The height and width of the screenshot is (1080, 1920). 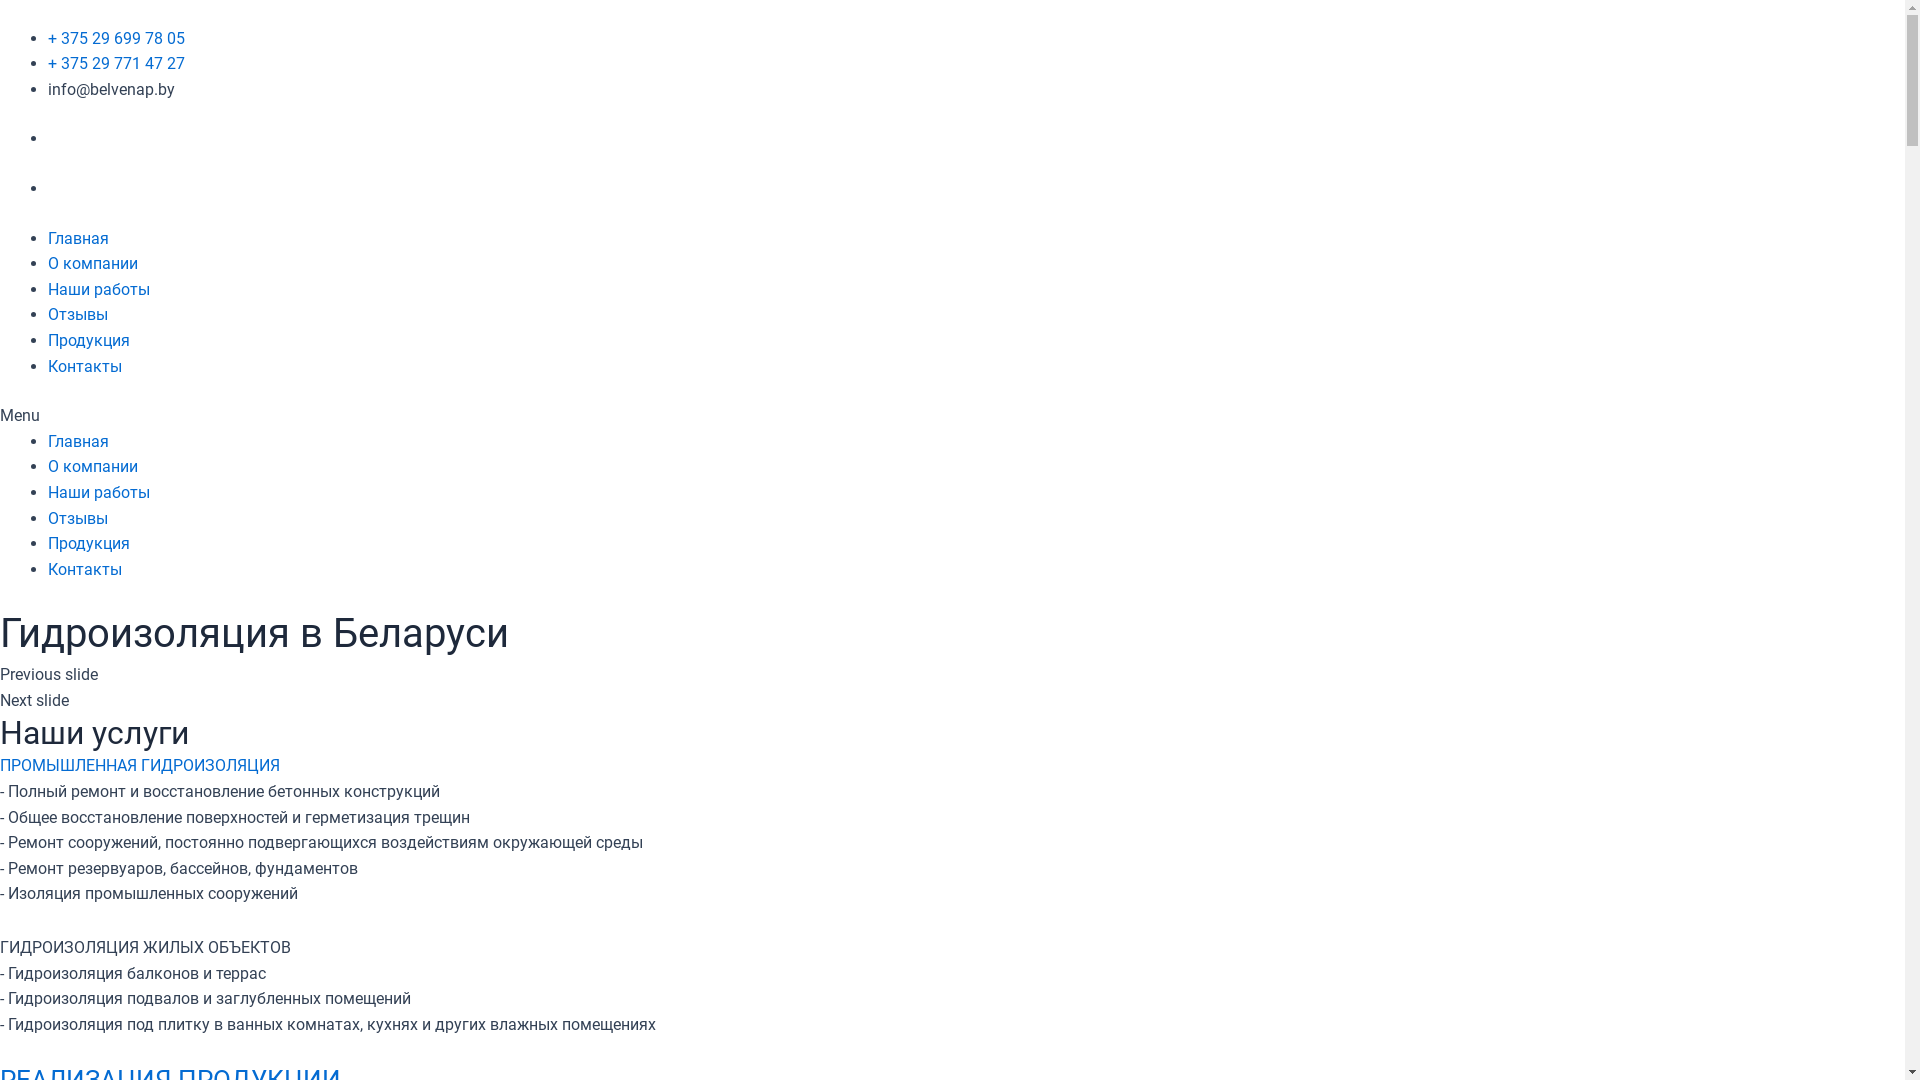 What do you see at coordinates (115, 38) in the screenshot?
I see `'+ 375 29 699 78 05'` at bounding box center [115, 38].